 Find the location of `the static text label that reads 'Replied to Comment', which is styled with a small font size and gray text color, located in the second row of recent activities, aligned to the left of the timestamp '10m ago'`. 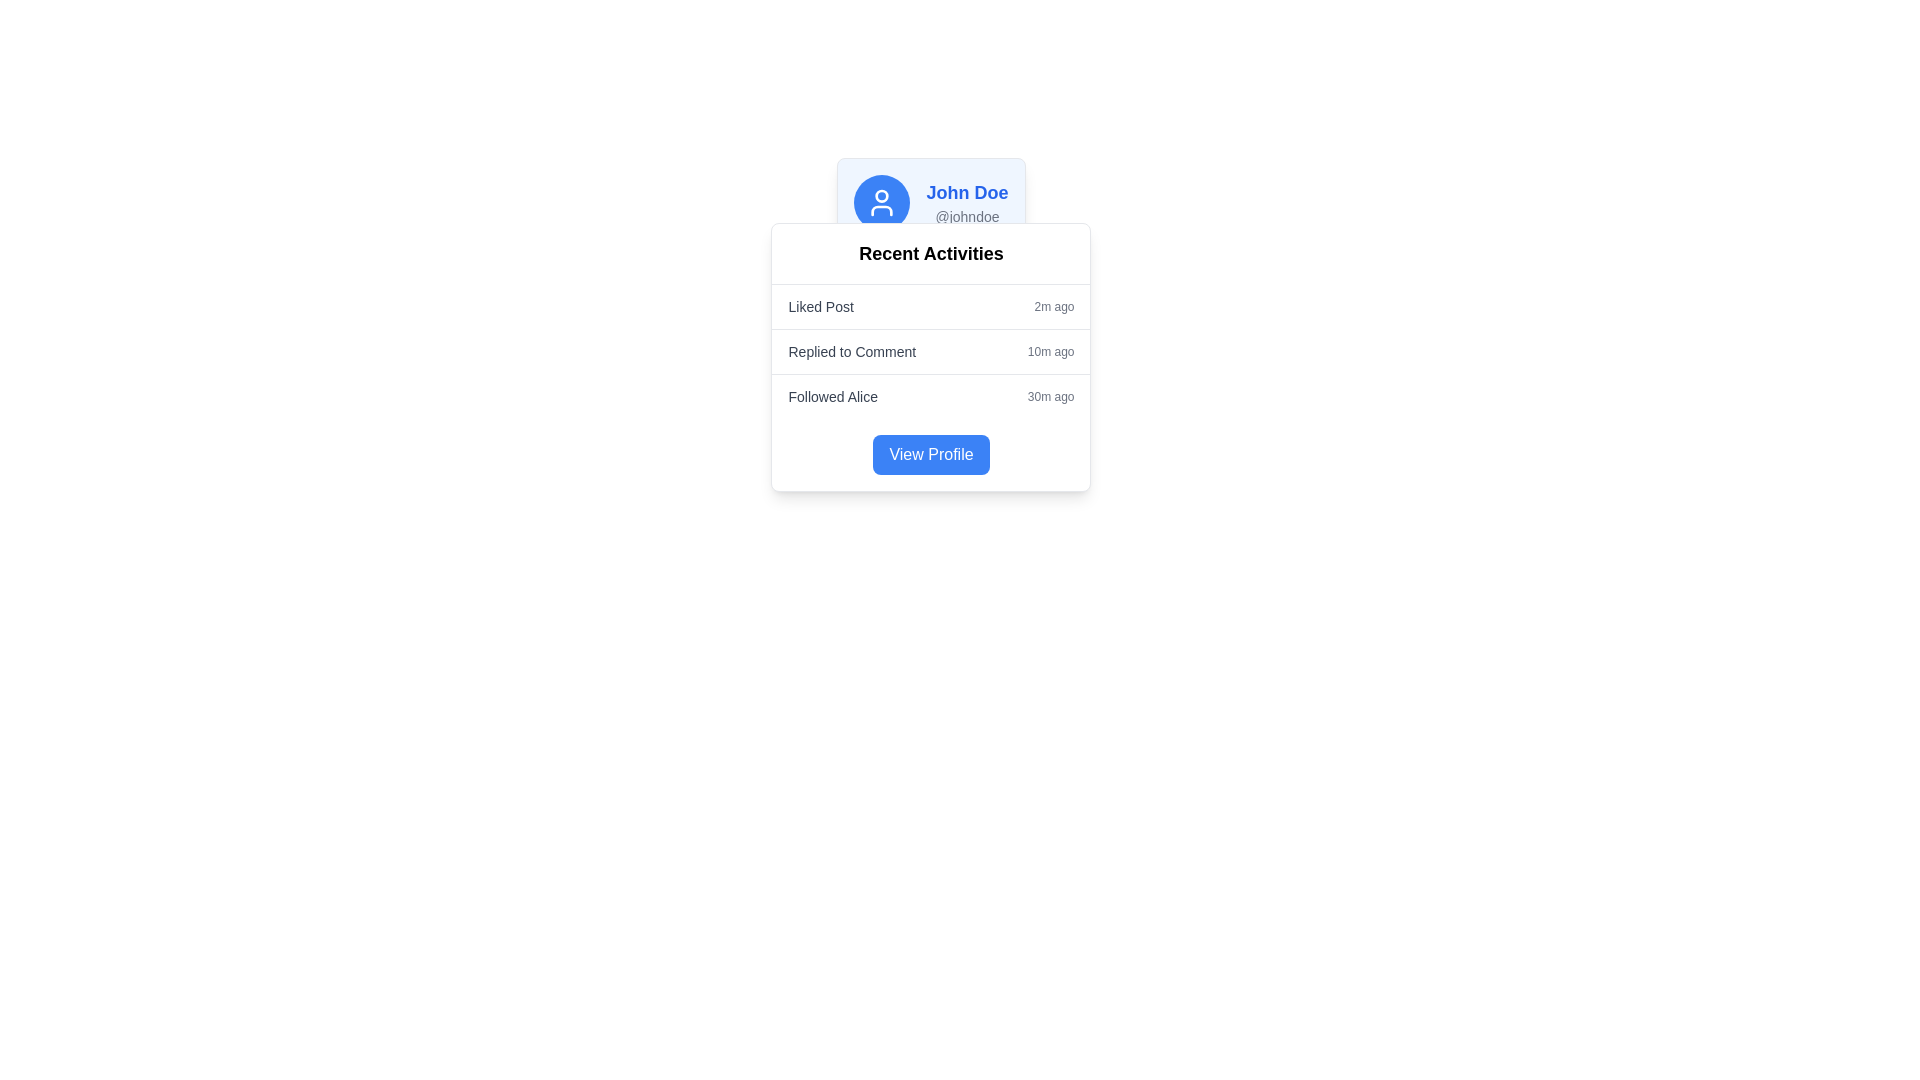

the static text label that reads 'Replied to Comment', which is styled with a small font size and gray text color, located in the second row of recent activities, aligned to the left of the timestamp '10m ago' is located at coordinates (852, 350).